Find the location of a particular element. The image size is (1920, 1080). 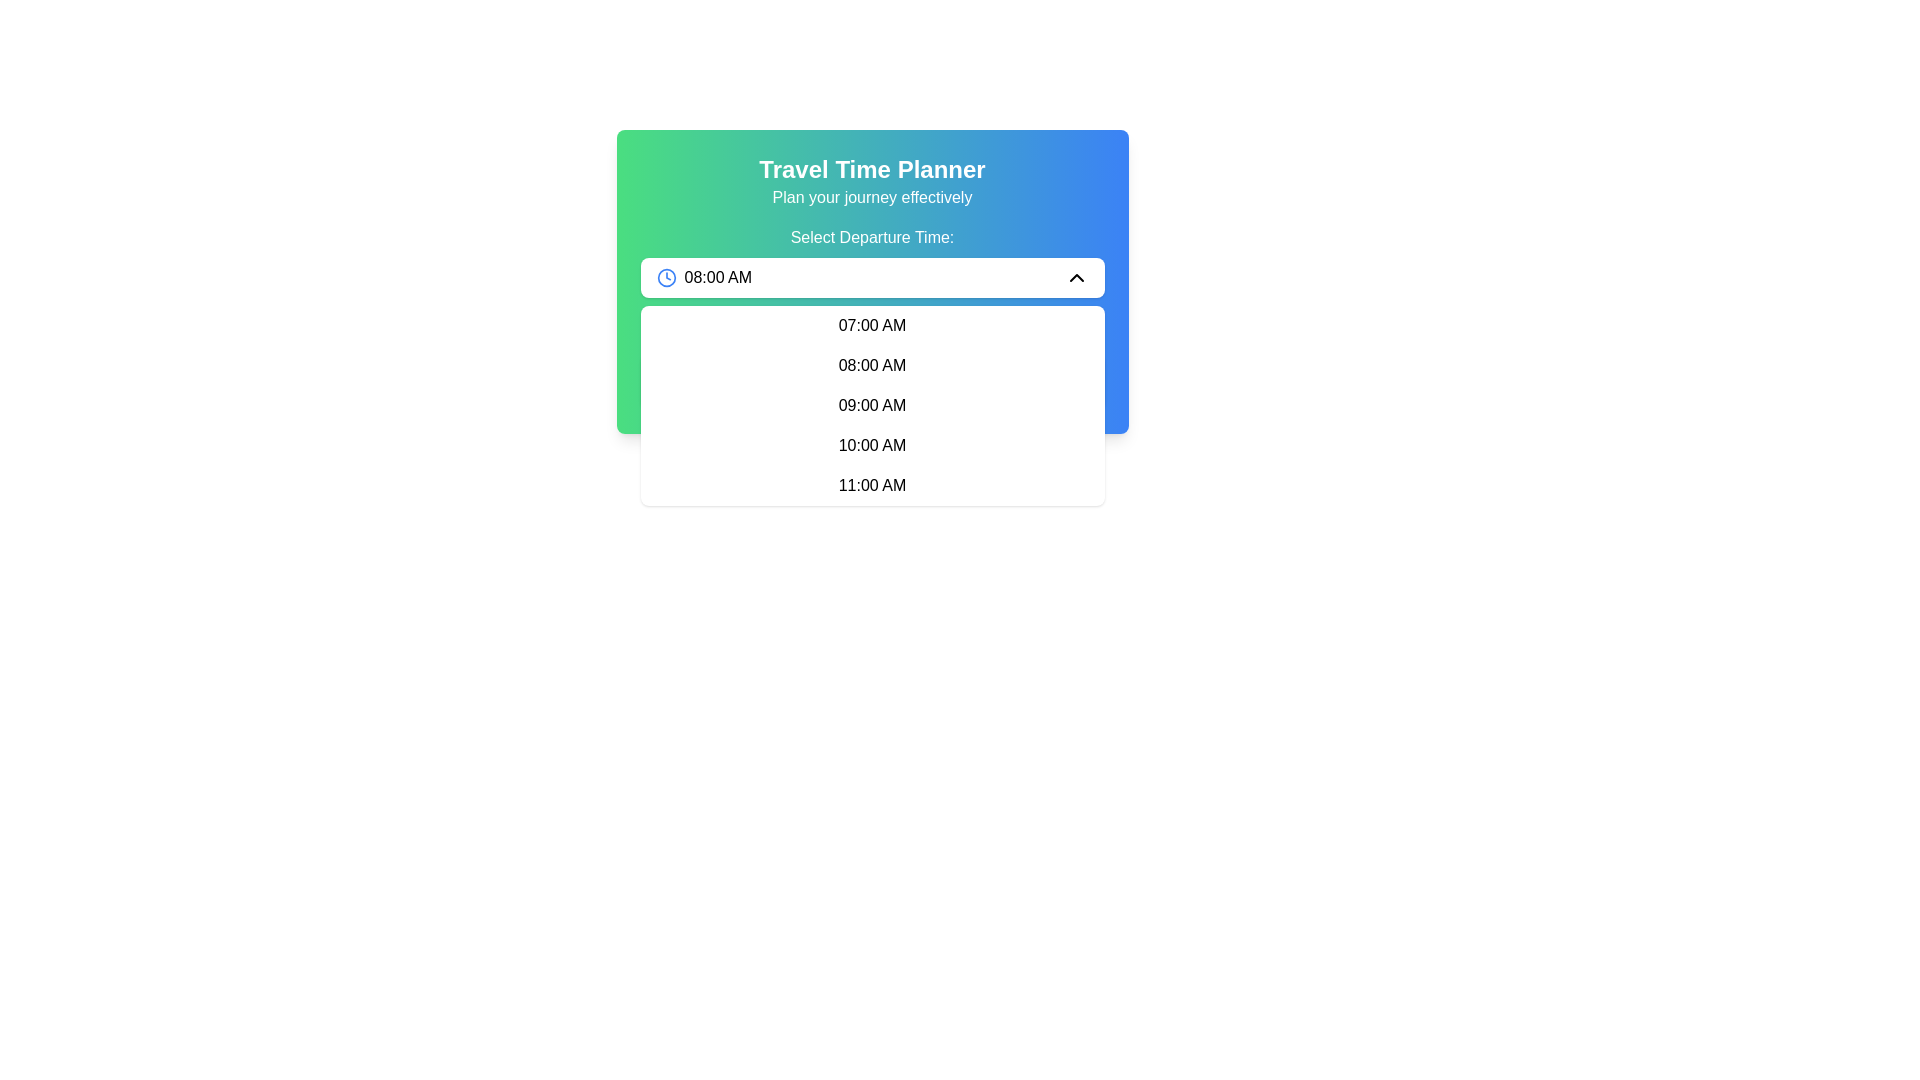

the fifth item in the dropdown menu is located at coordinates (872, 486).